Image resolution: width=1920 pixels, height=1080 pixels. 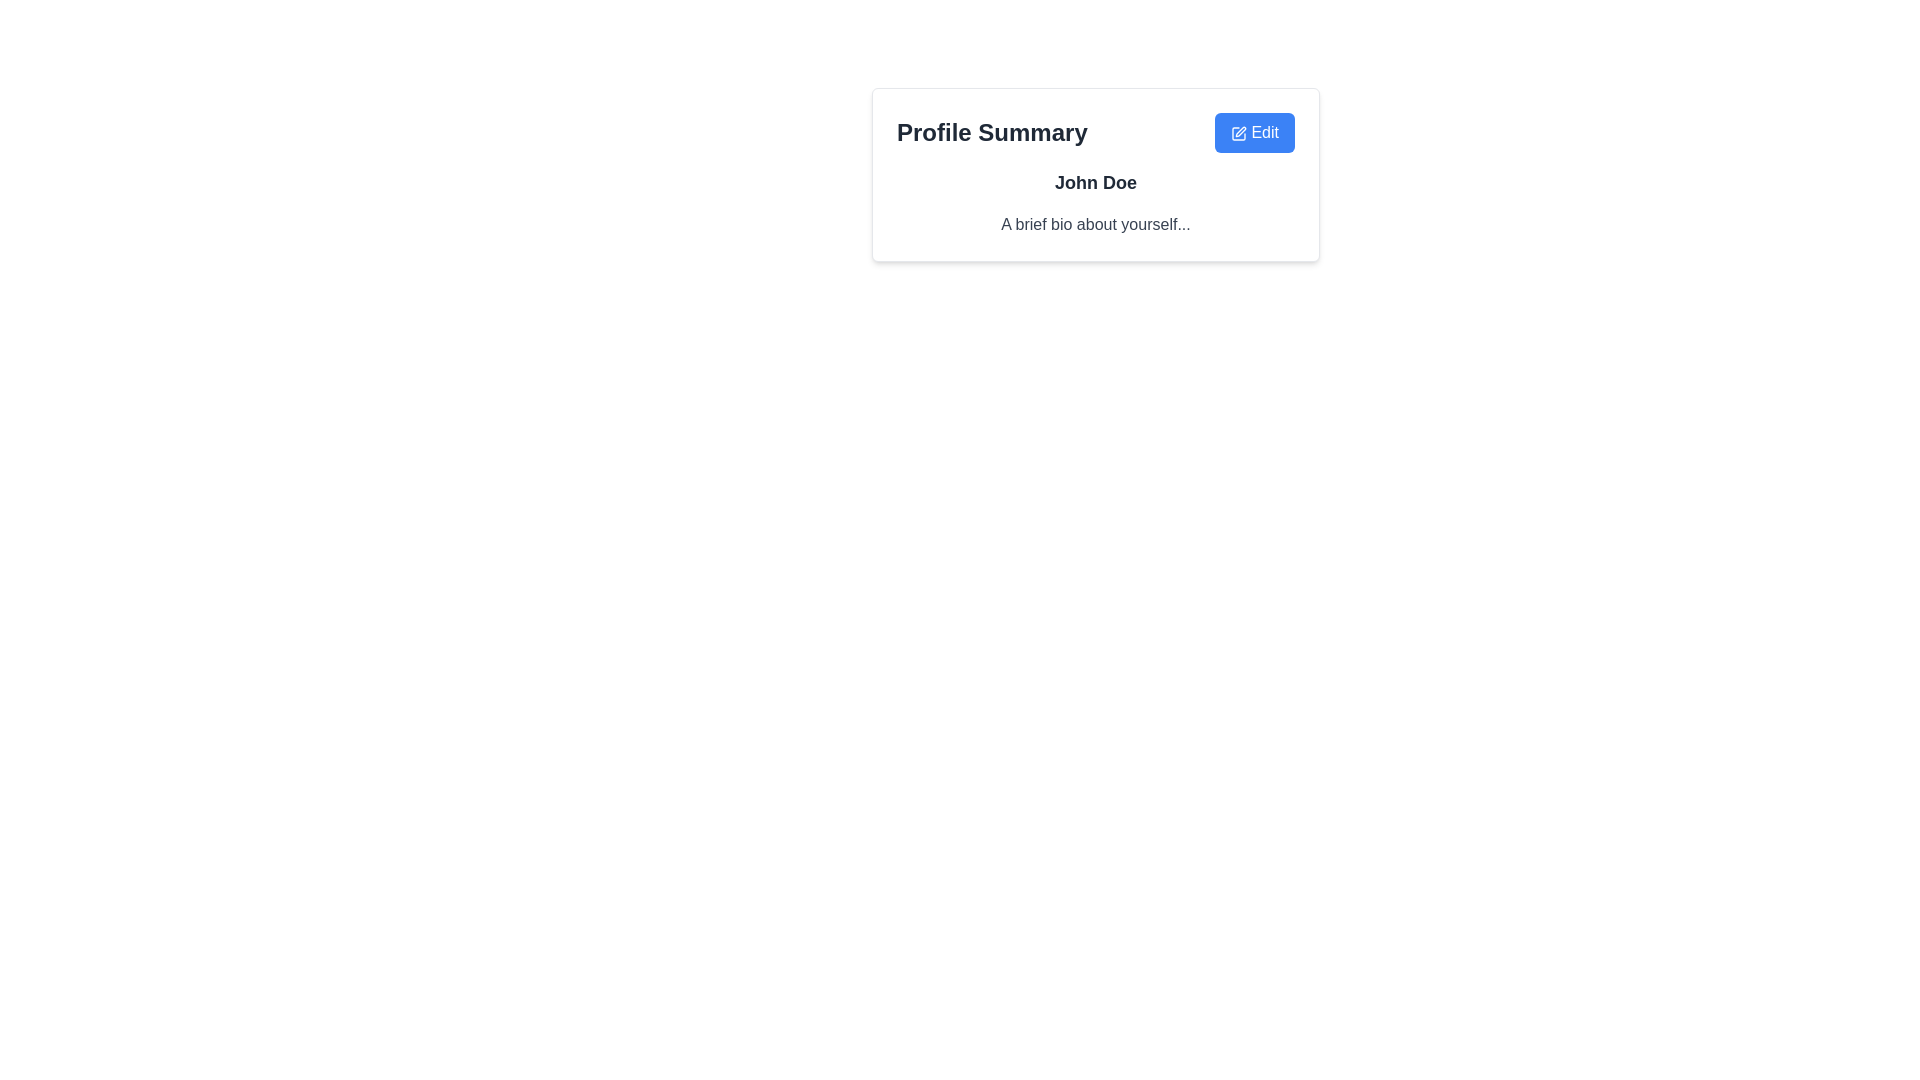 I want to click on the pen icon embedded inside the blue 'Edit' button located at the top-right corner of the 'Profile Summary' card, so click(x=1237, y=133).